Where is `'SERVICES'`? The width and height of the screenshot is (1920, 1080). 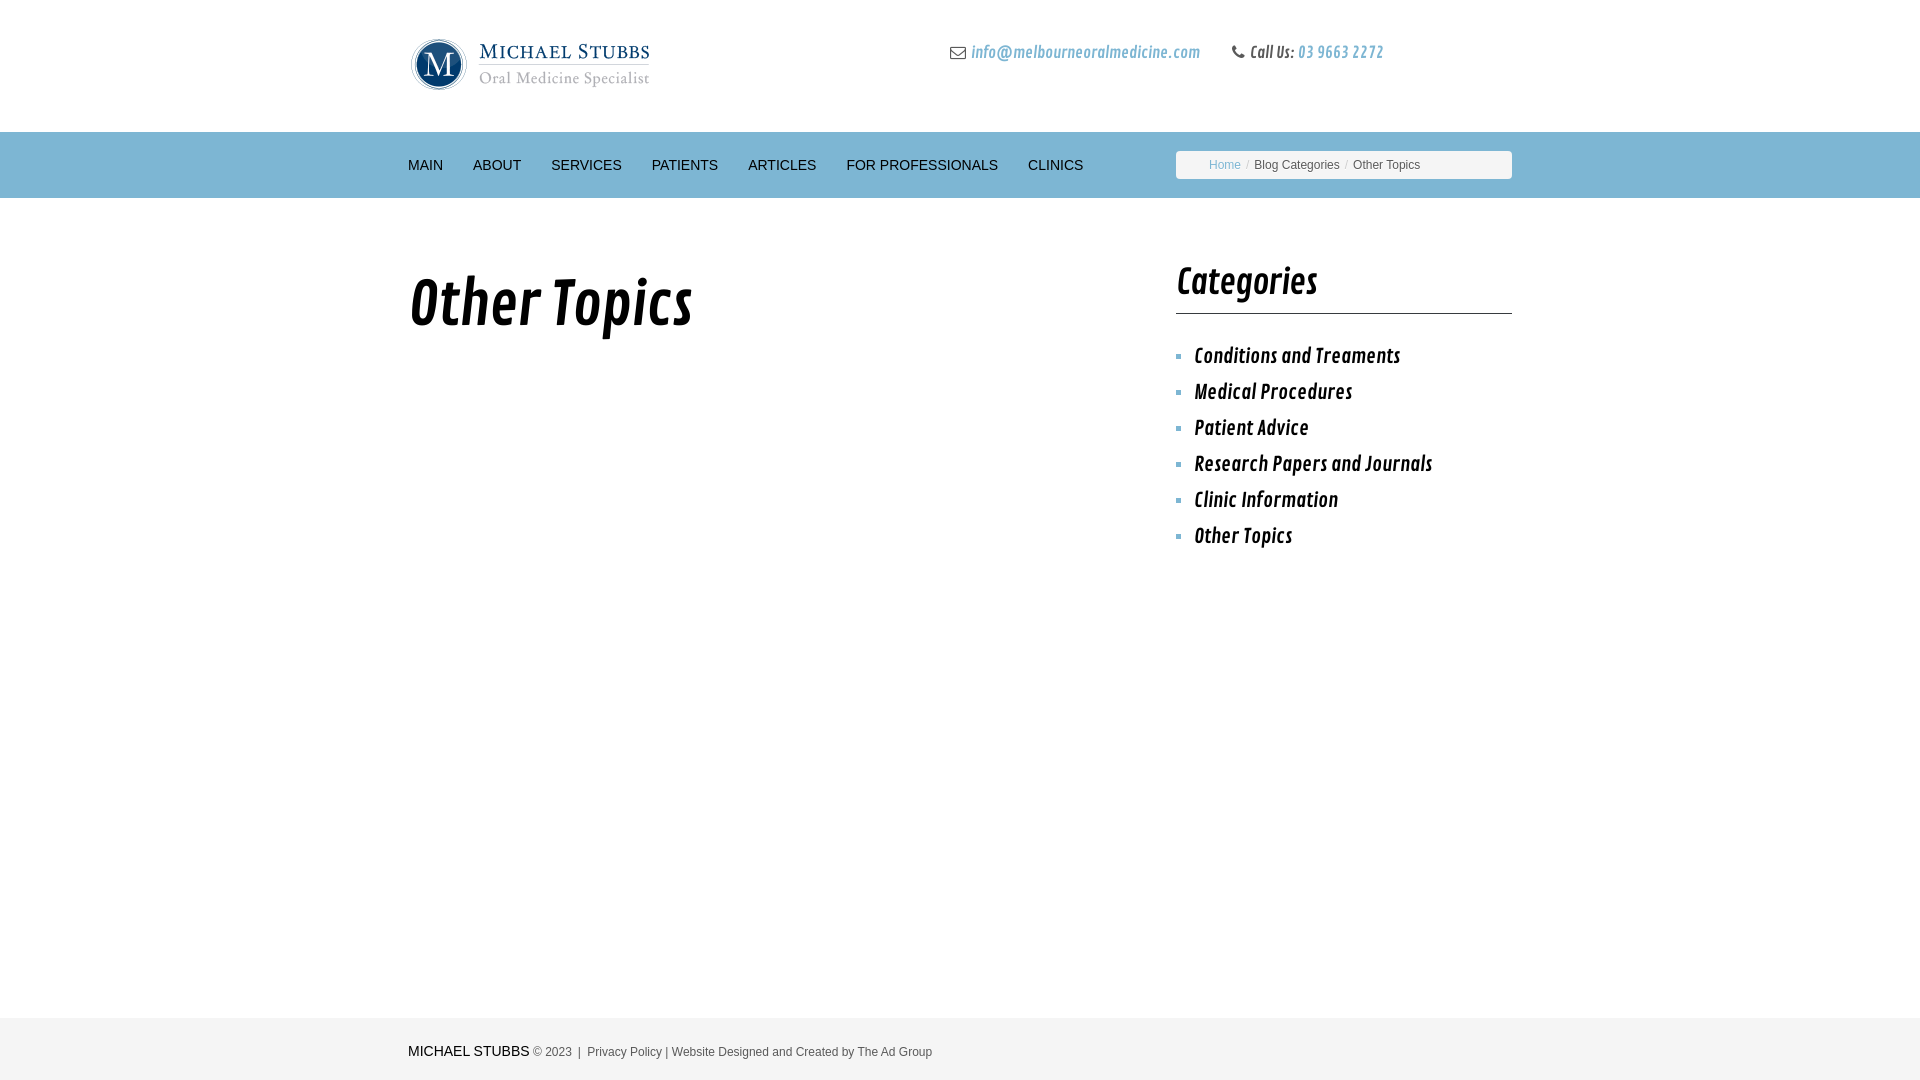
'SERVICES' is located at coordinates (585, 164).